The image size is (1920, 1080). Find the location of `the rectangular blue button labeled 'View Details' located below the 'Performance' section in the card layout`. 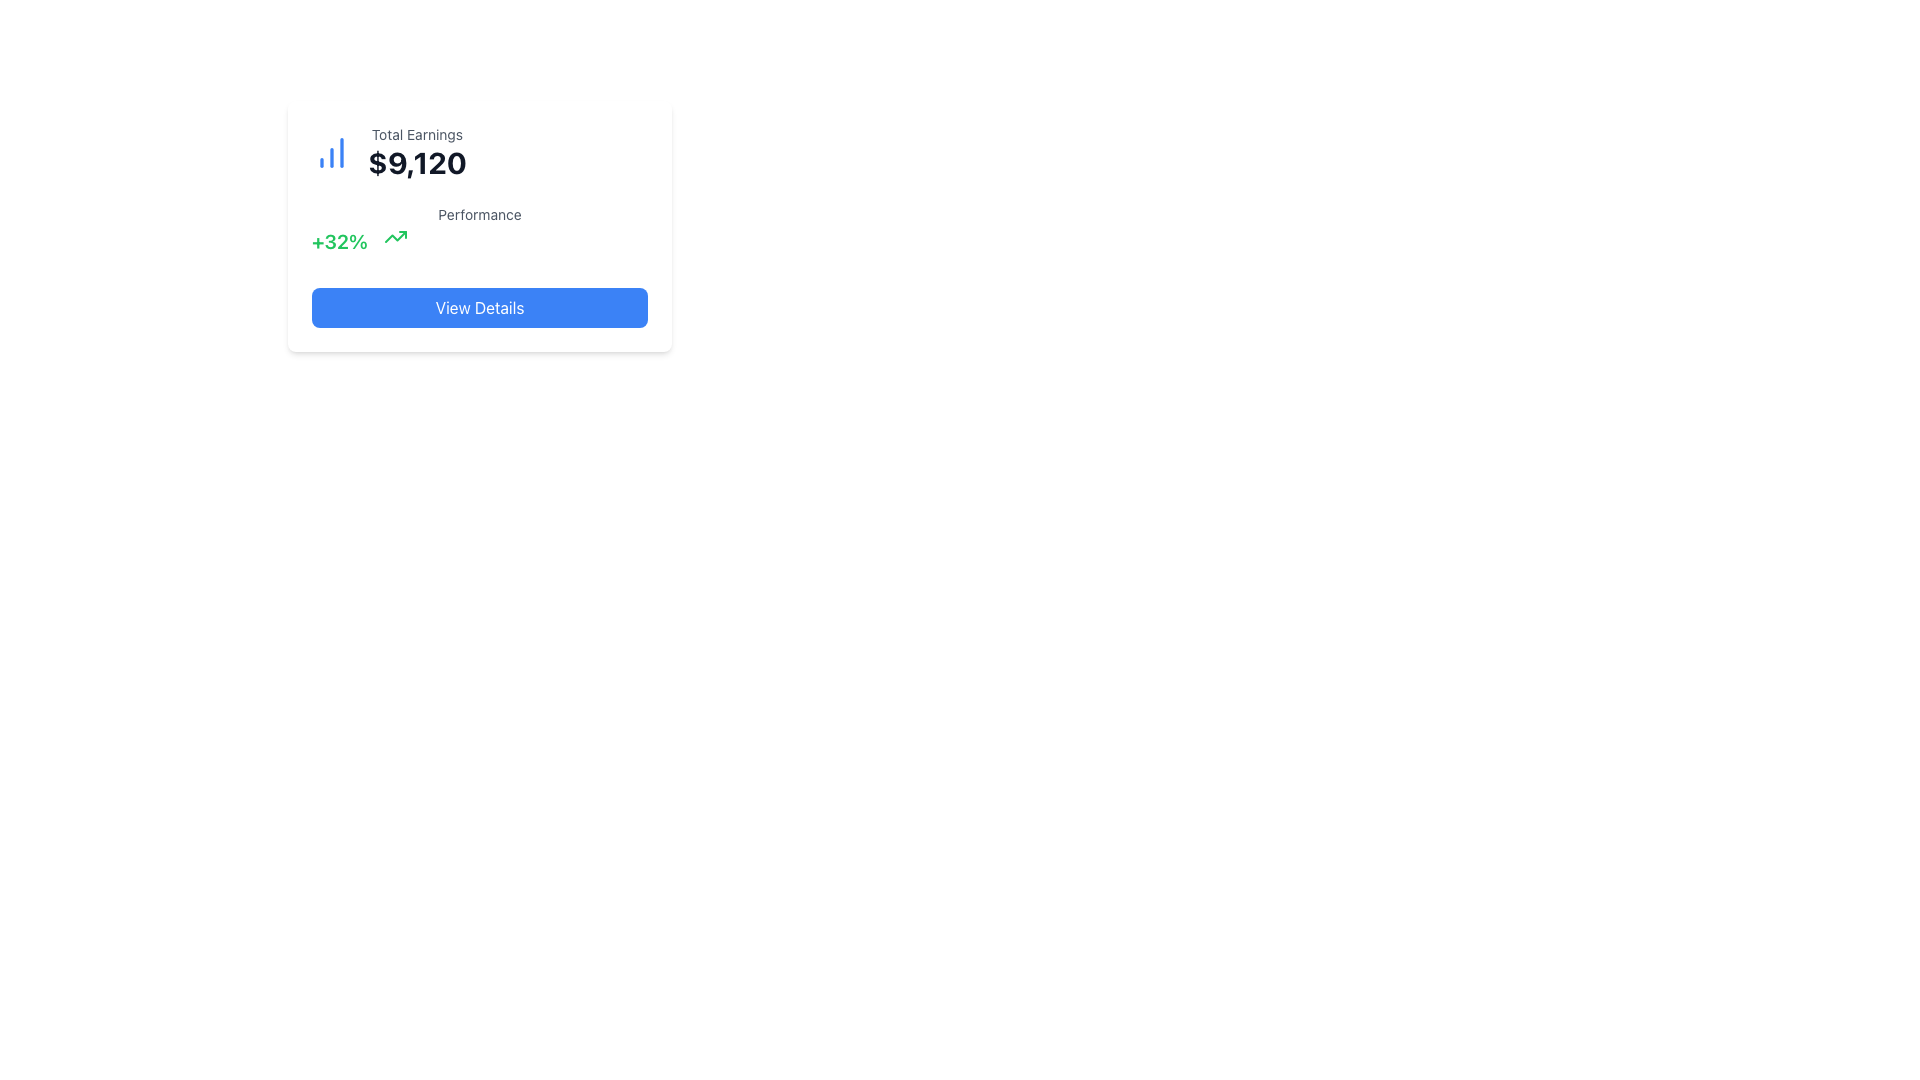

the rectangular blue button labeled 'View Details' located below the 'Performance' section in the card layout is located at coordinates (480, 308).